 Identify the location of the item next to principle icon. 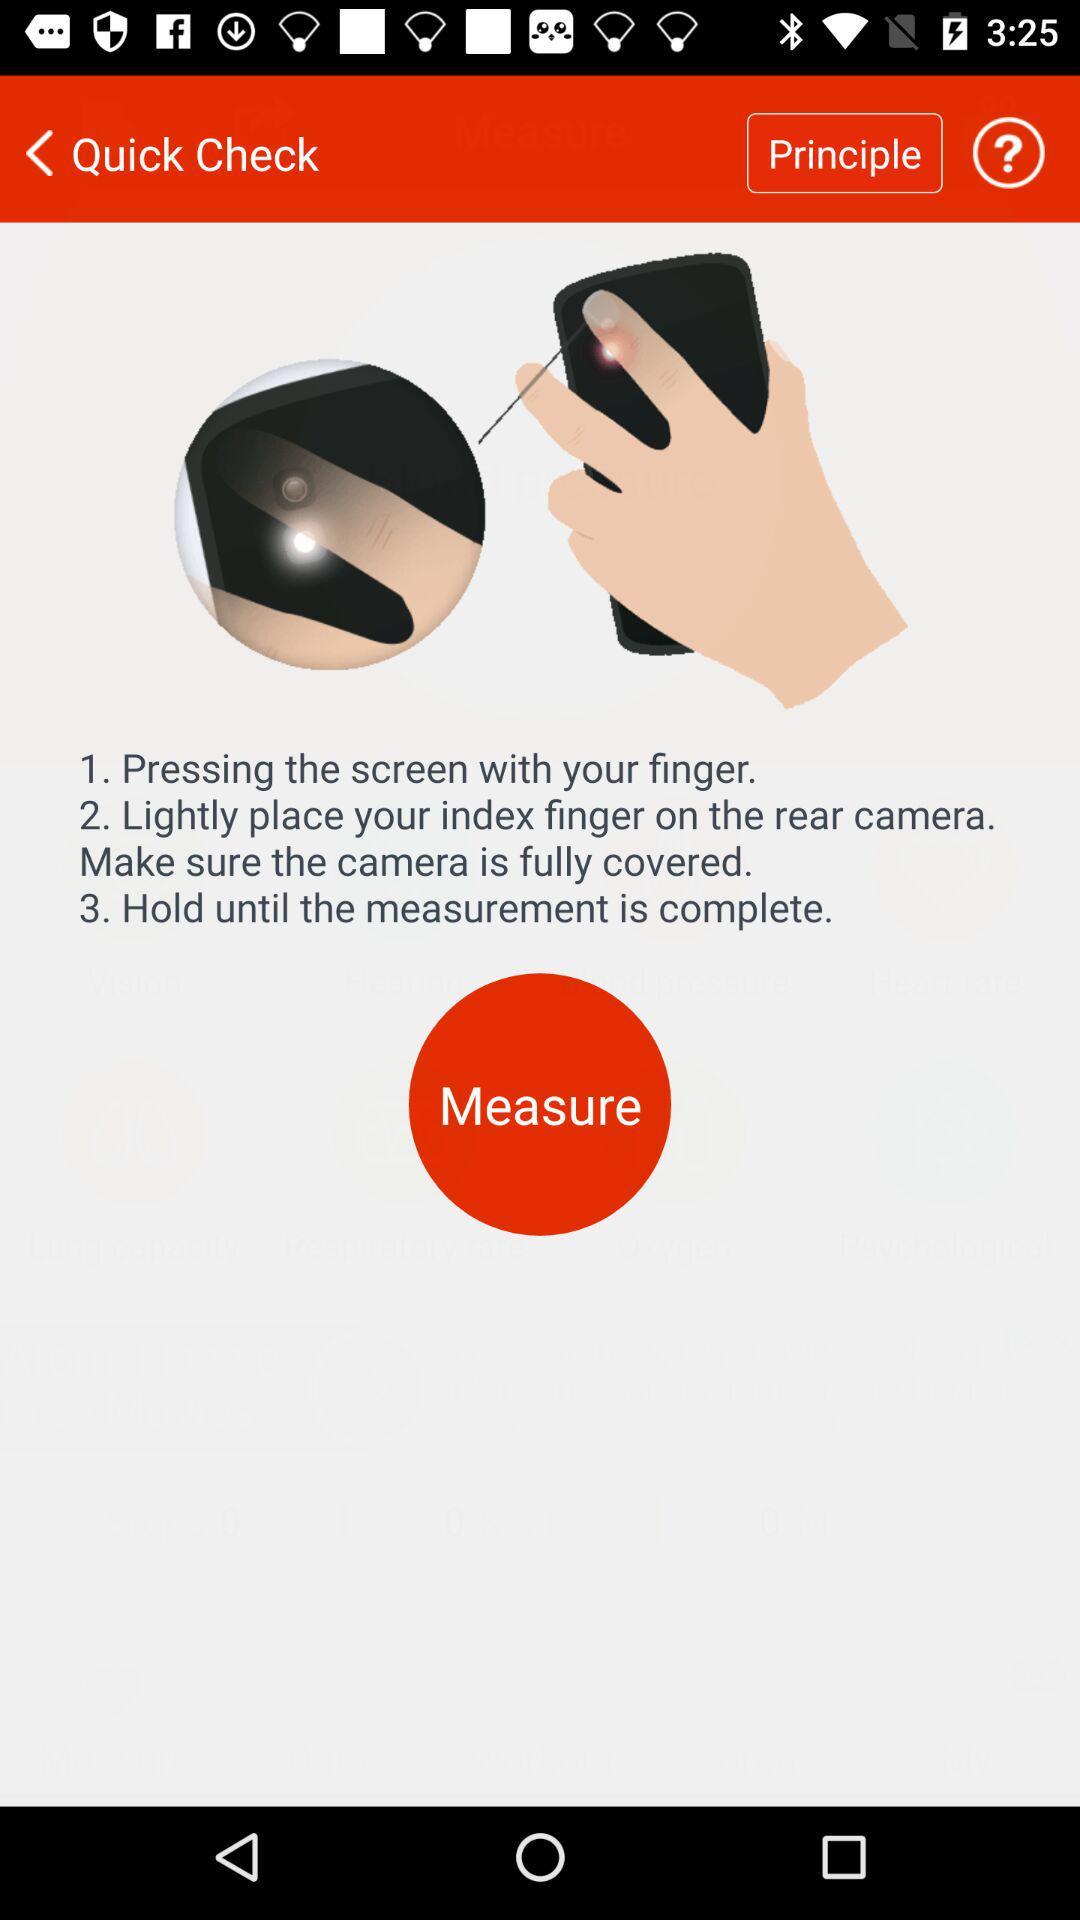
(1008, 139).